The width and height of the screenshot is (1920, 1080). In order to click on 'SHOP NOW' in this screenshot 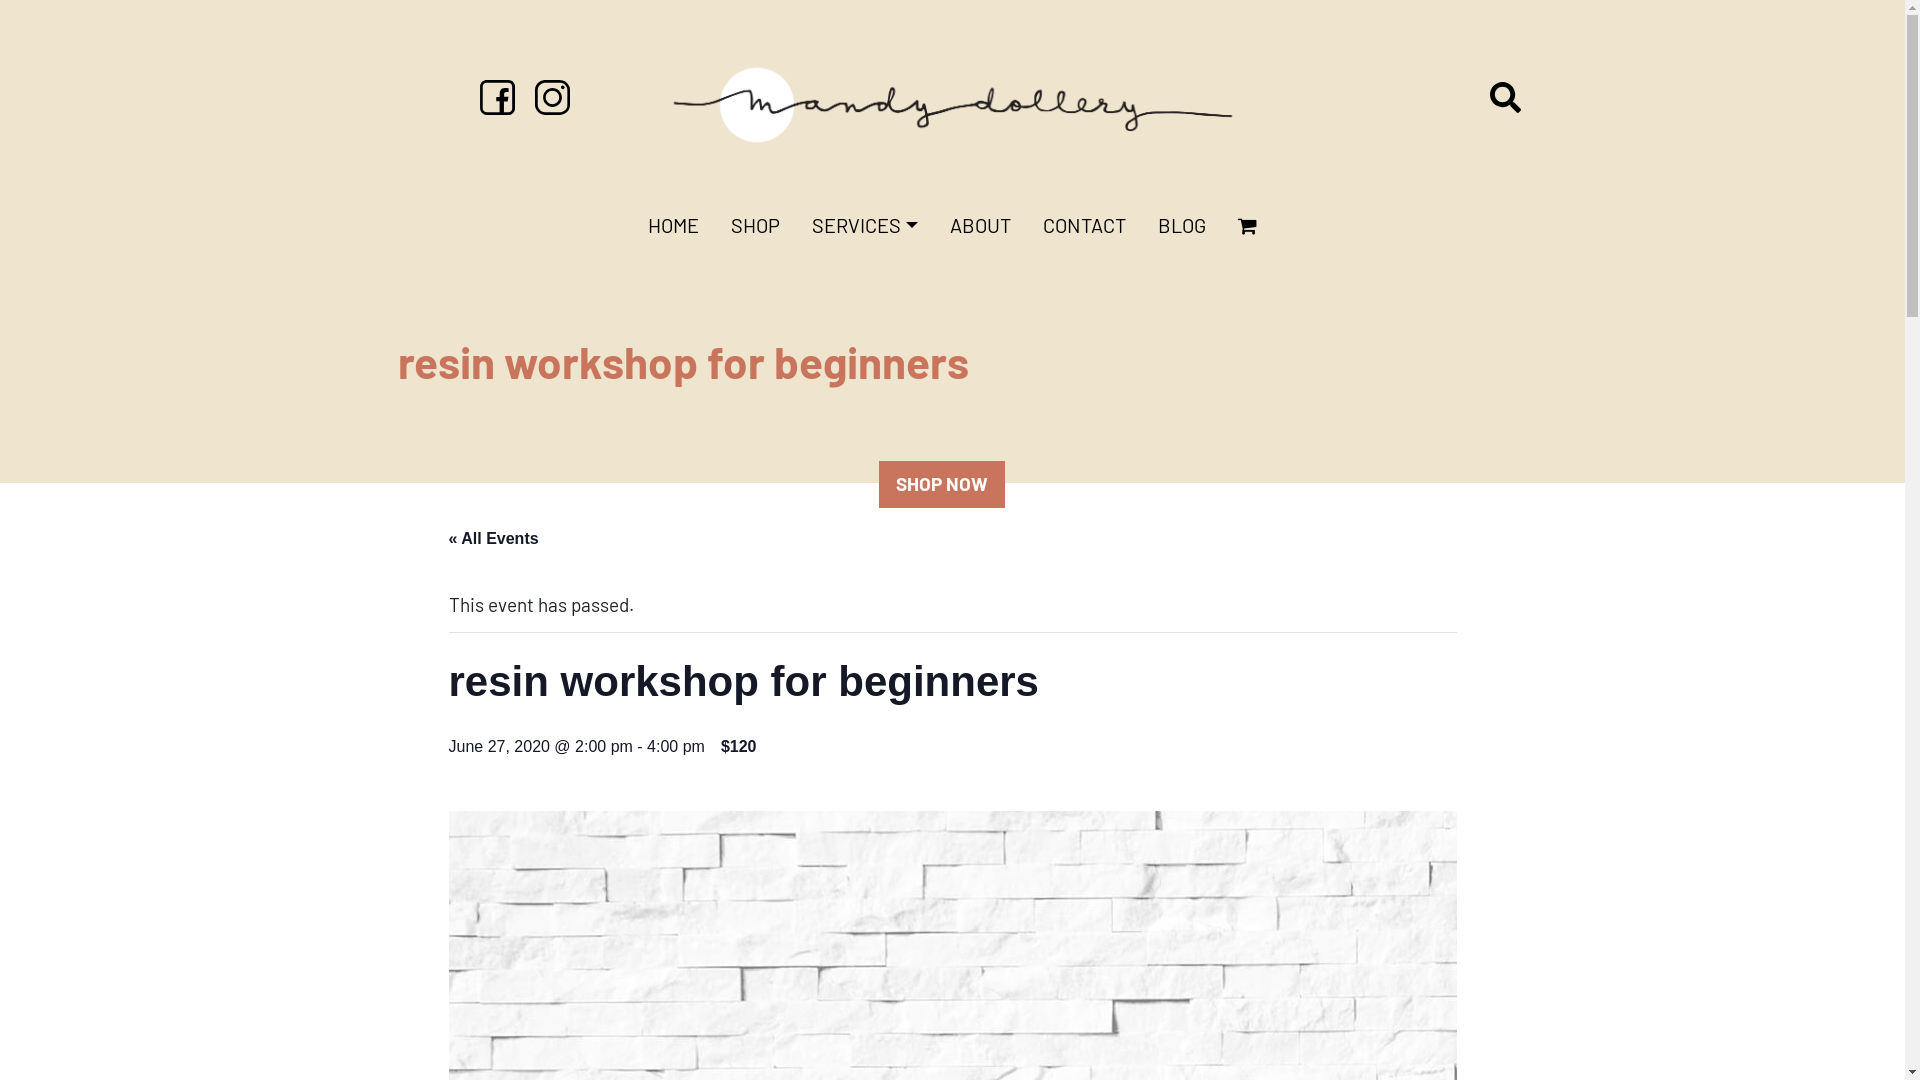, I will do `click(940, 484)`.